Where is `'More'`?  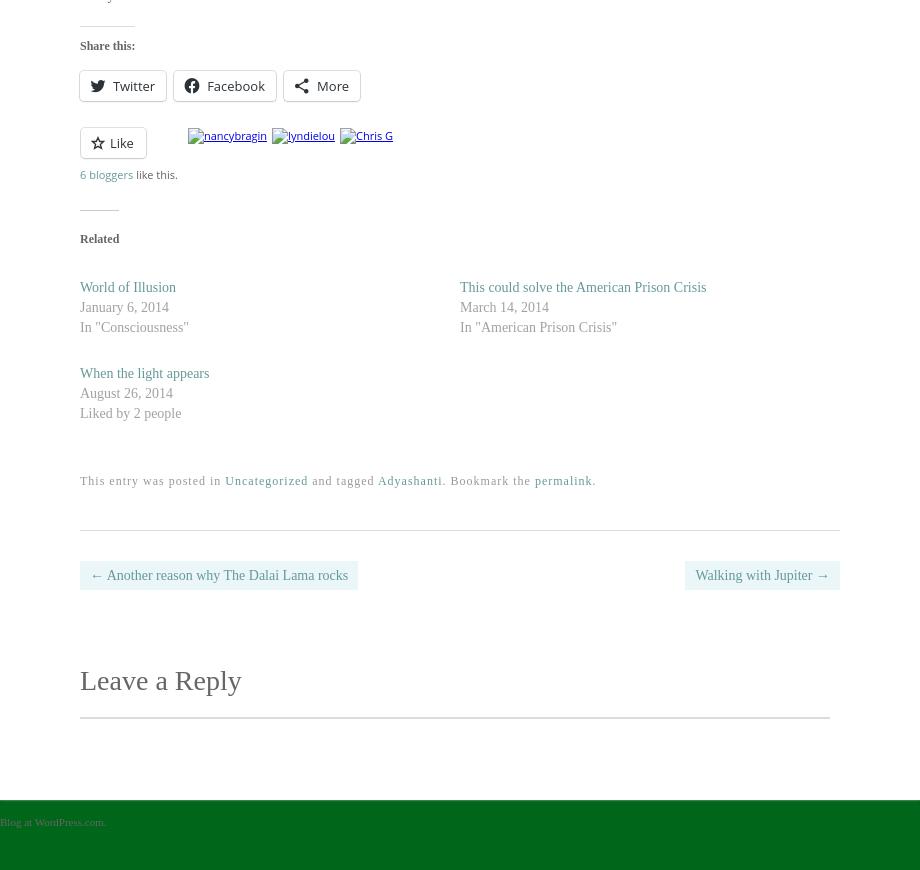
'More' is located at coordinates (332, 83).